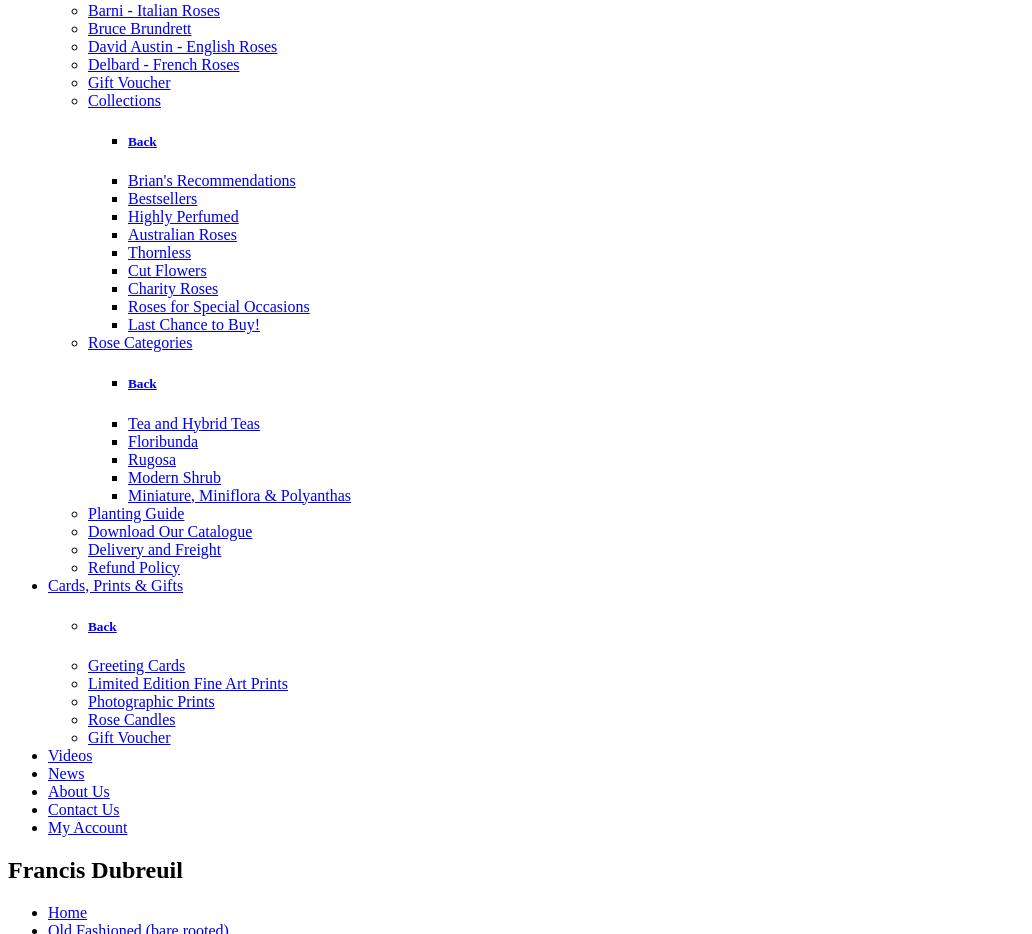 This screenshot has width=1032, height=934. Describe the element at coordinates (127, 180) in the screenshot. I see `'Brian's Recommendations'` at that location.